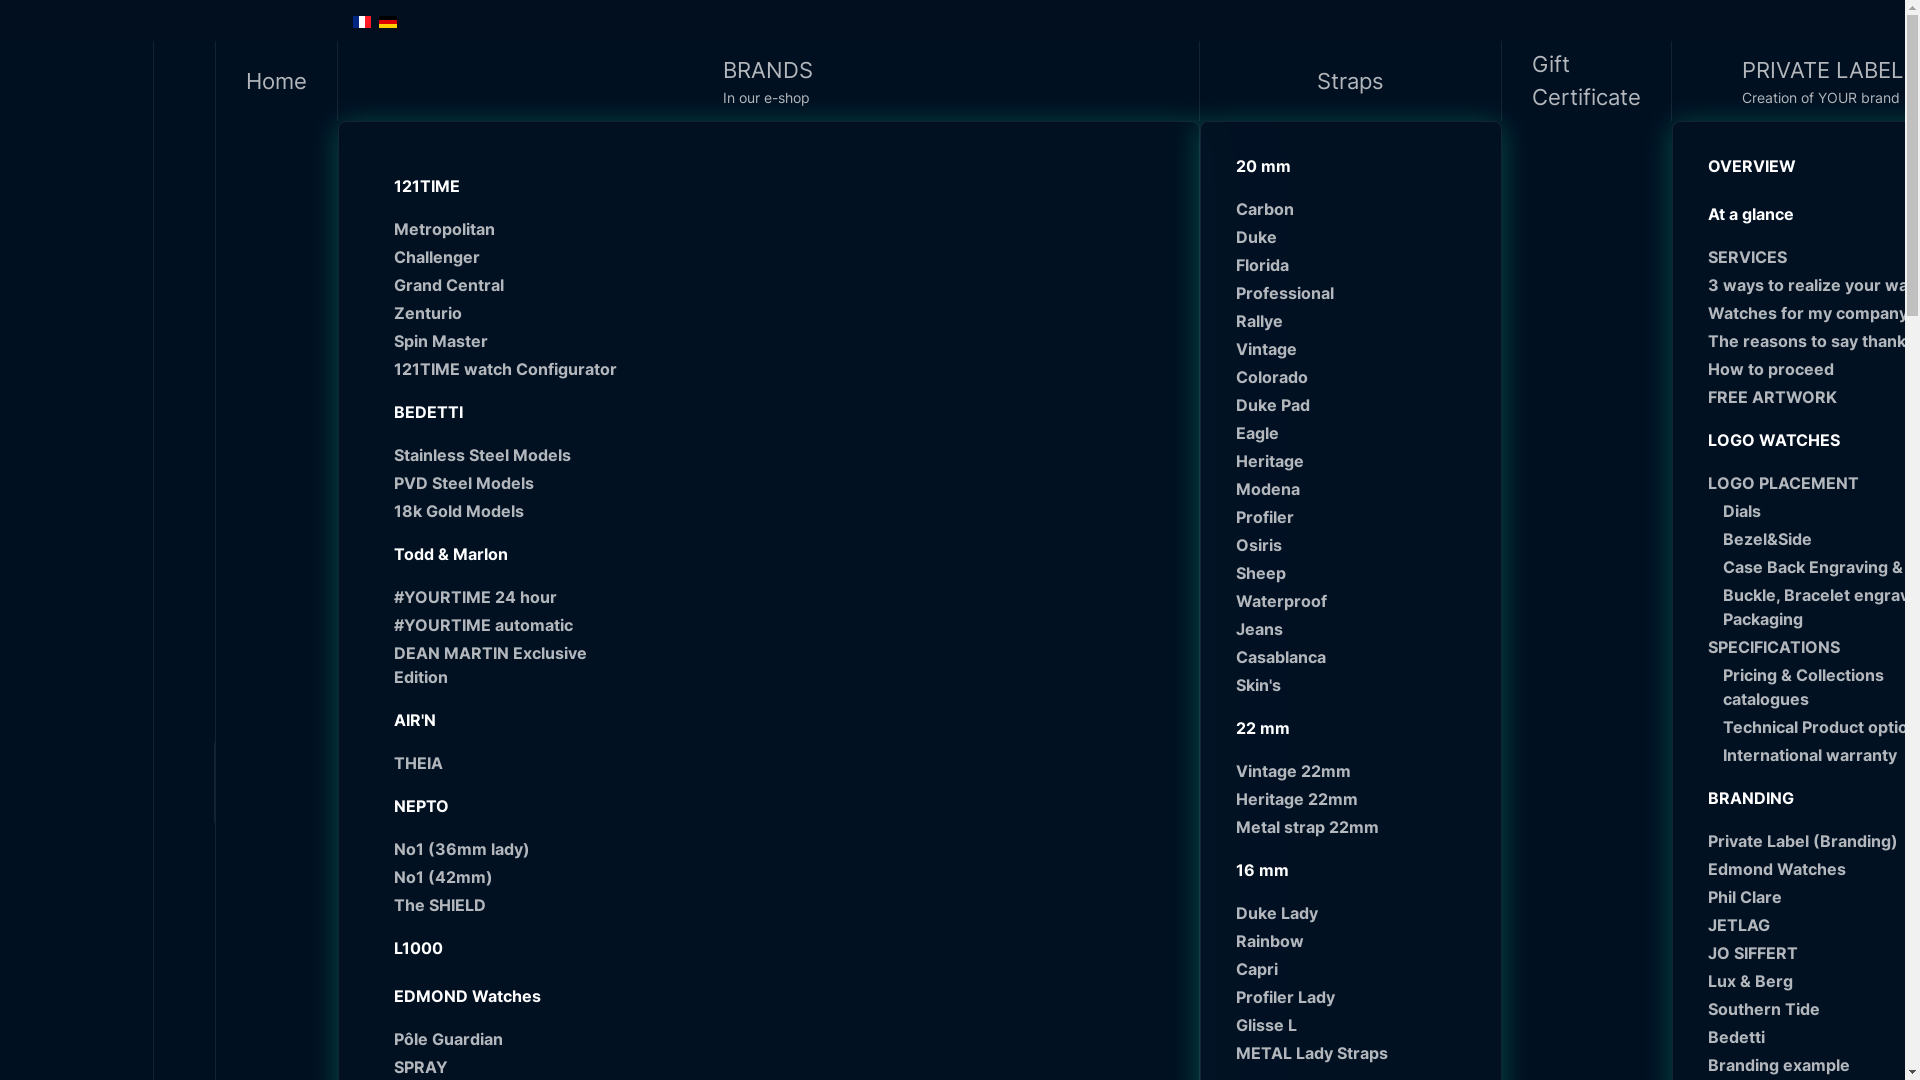 This screenshot has width=1920, height=1080. I want to click on 'Professional', so click(1358, 293).